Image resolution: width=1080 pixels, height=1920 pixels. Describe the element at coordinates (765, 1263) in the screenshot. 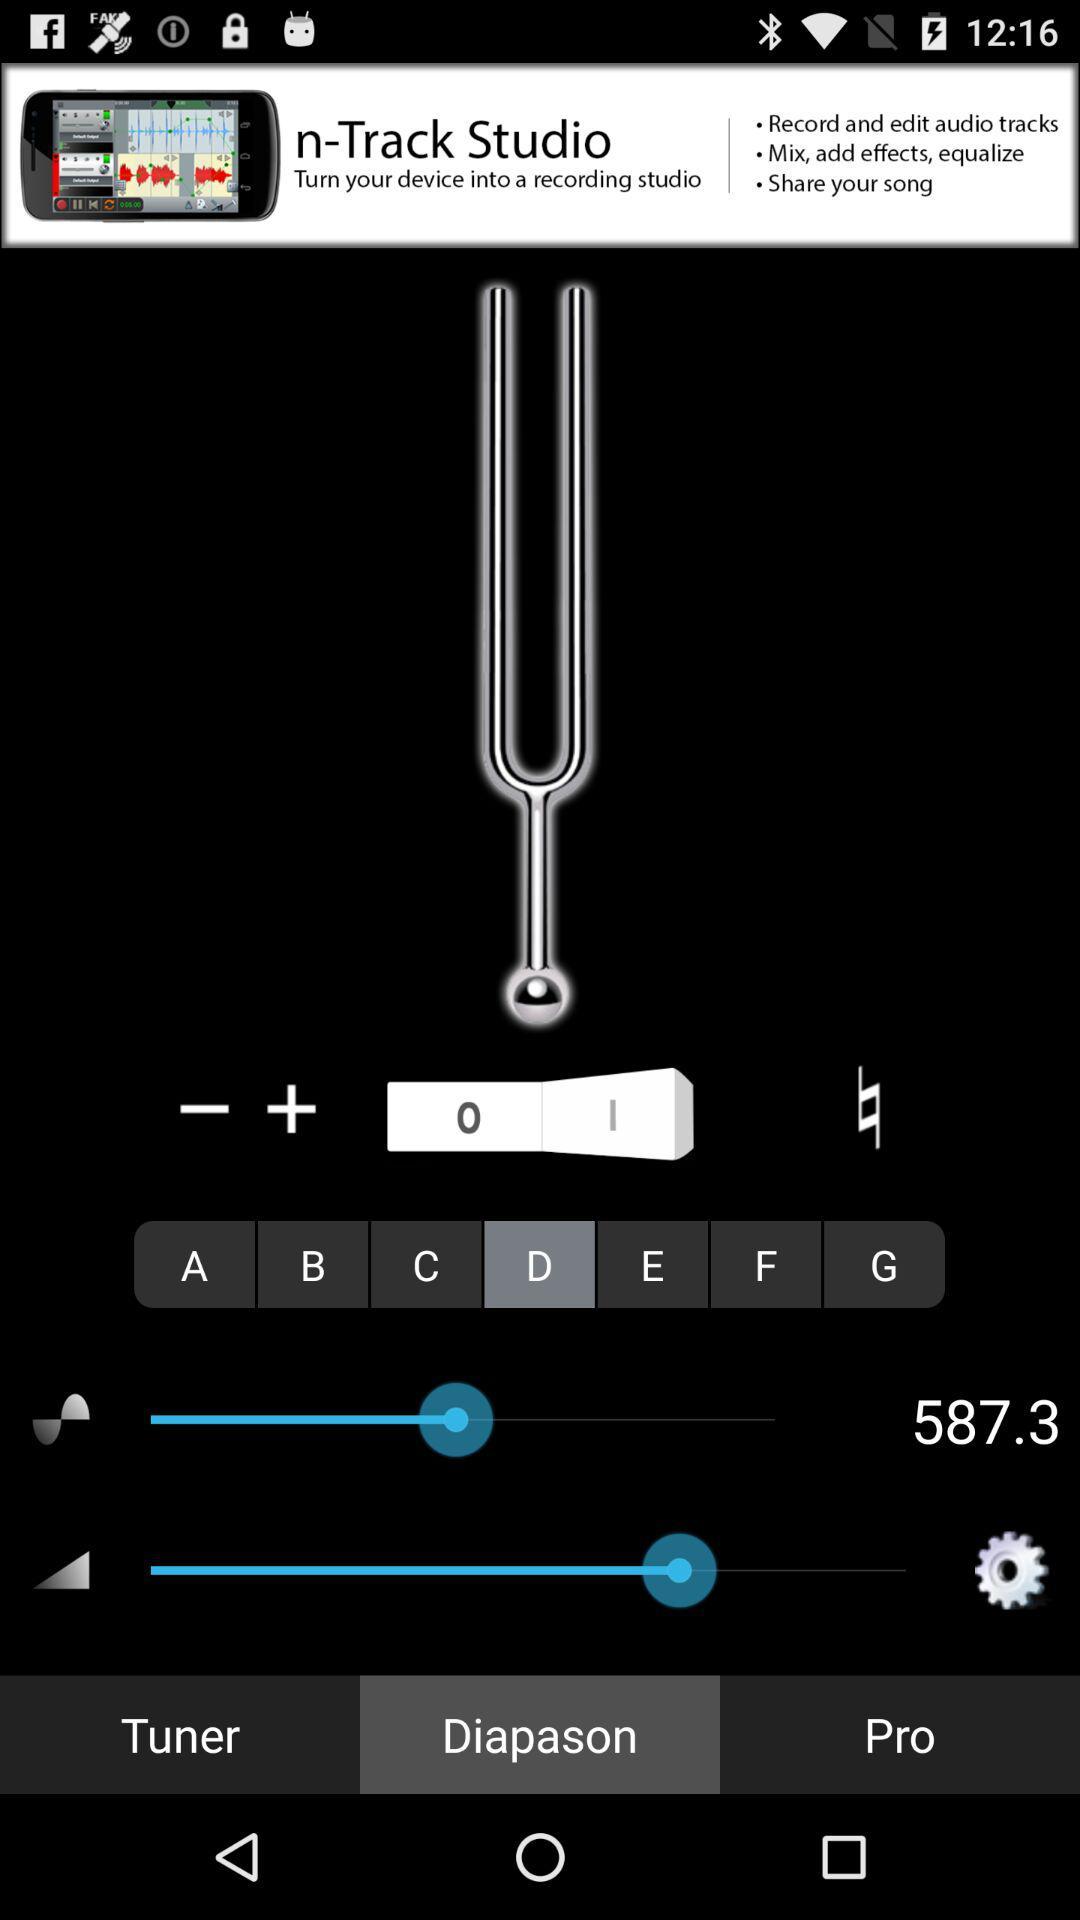

I see `the radio button next to the e` at that location.